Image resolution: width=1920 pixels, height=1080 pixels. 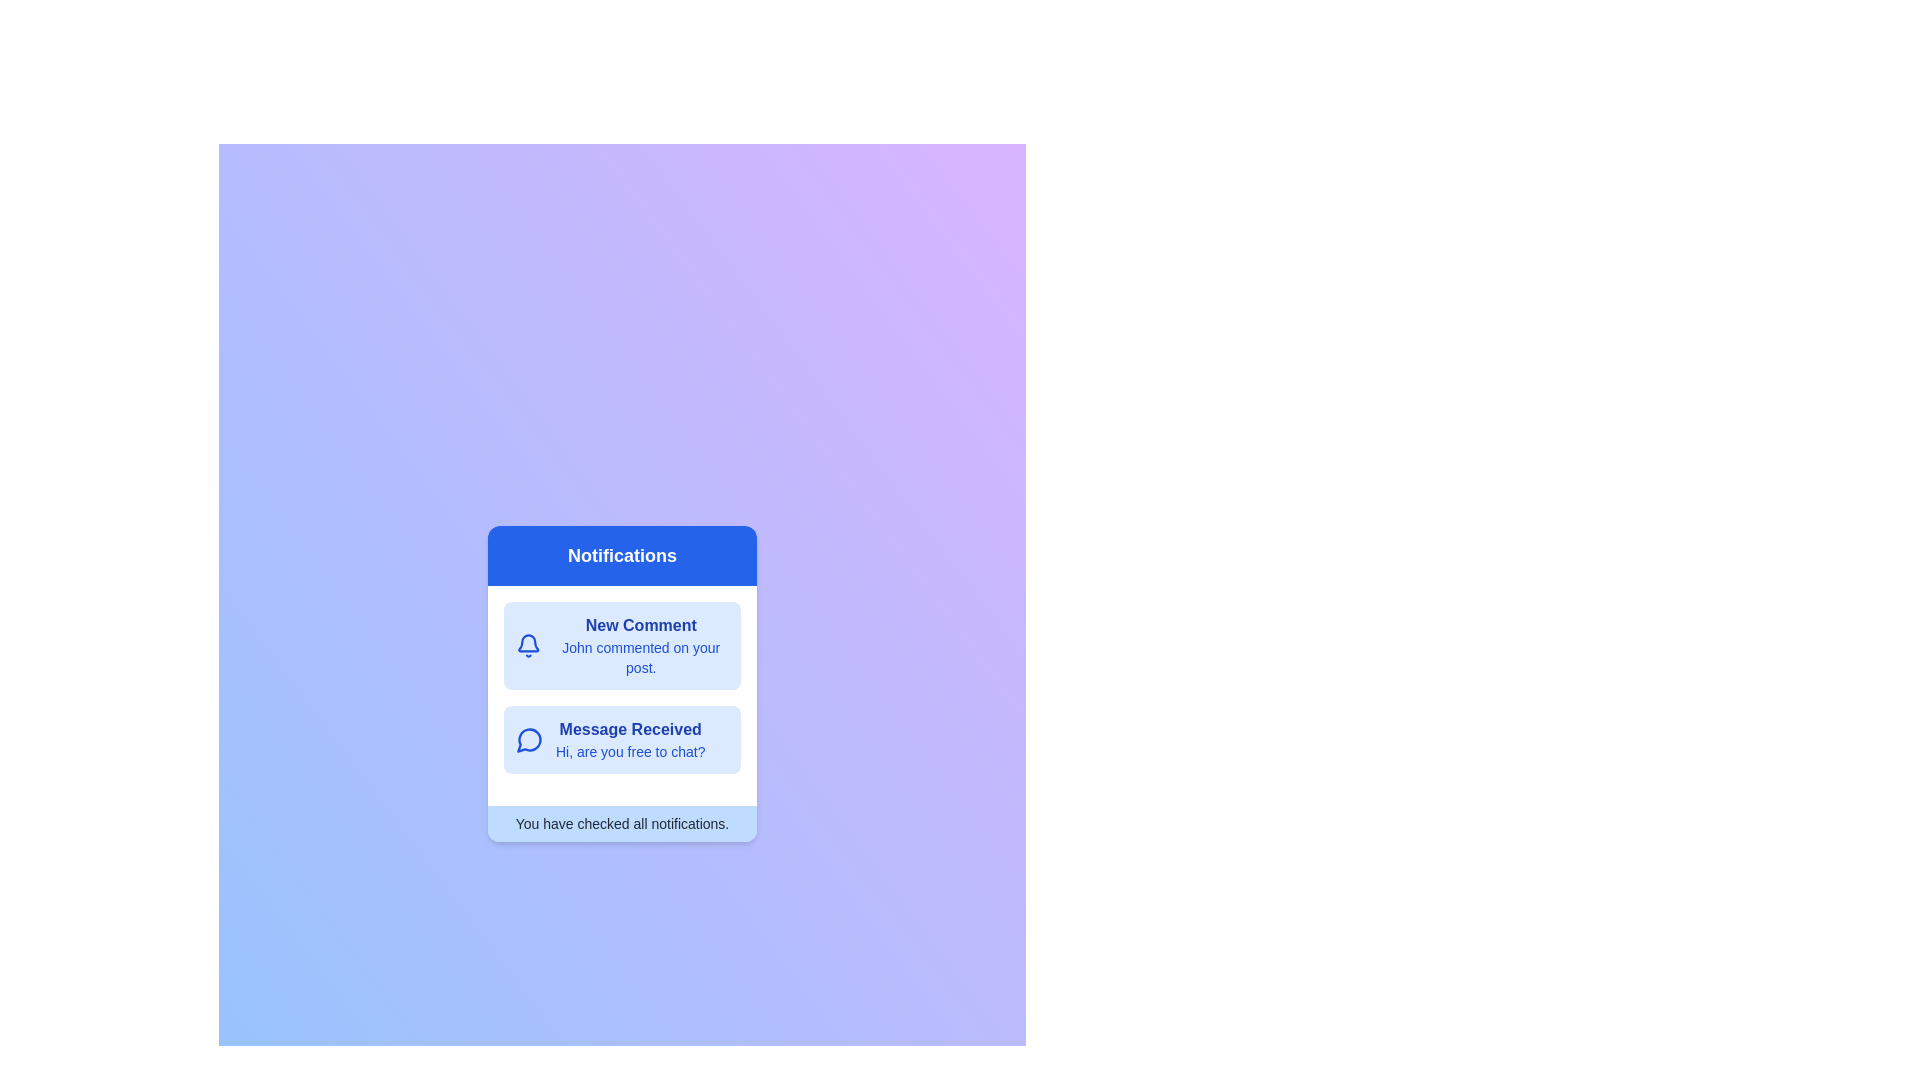 I want to click on the notification entry titled New Comment, so click(x=621, y=645).